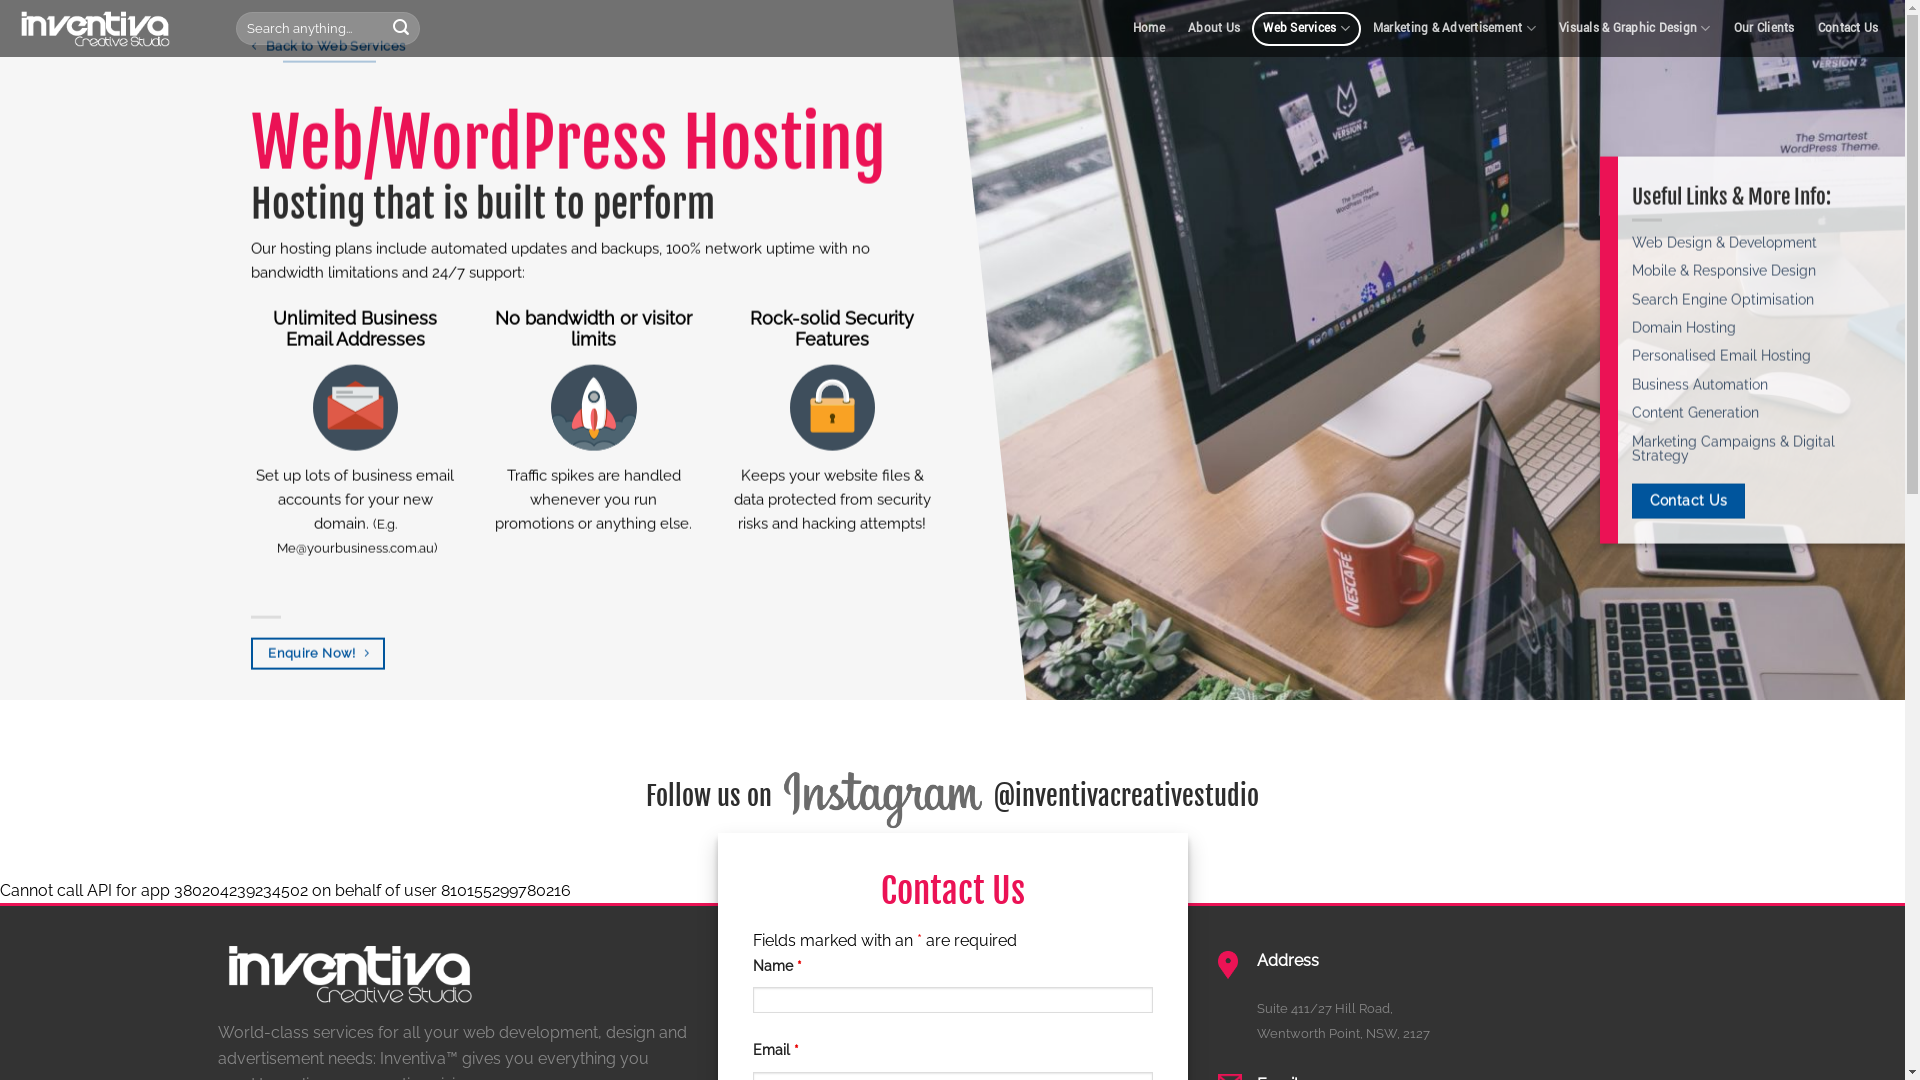 The height and width of the screenshot is (1080, 1920). Describe the element at coordinates (400, 29) in the screenshot. I see `'Search'` at that location.